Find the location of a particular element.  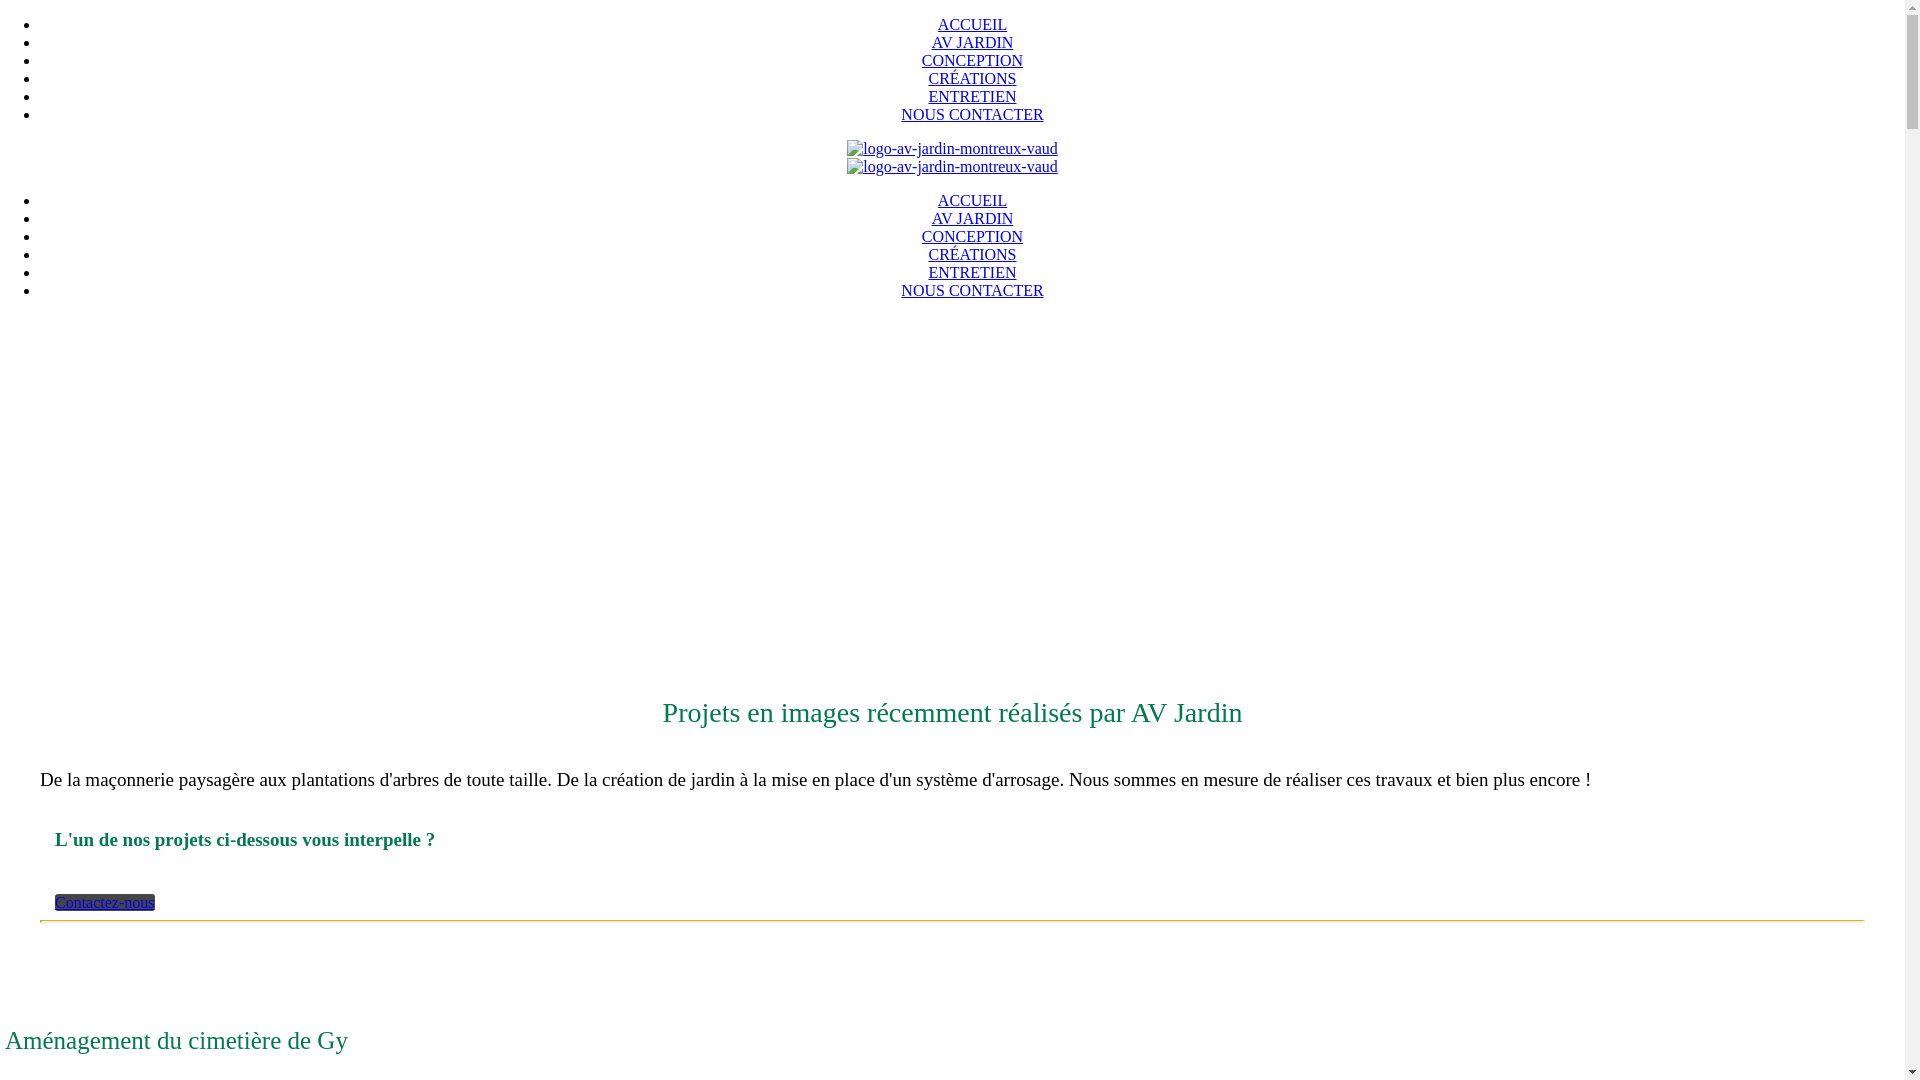

'Contactez-nous' is located at coordinates (104, 902).